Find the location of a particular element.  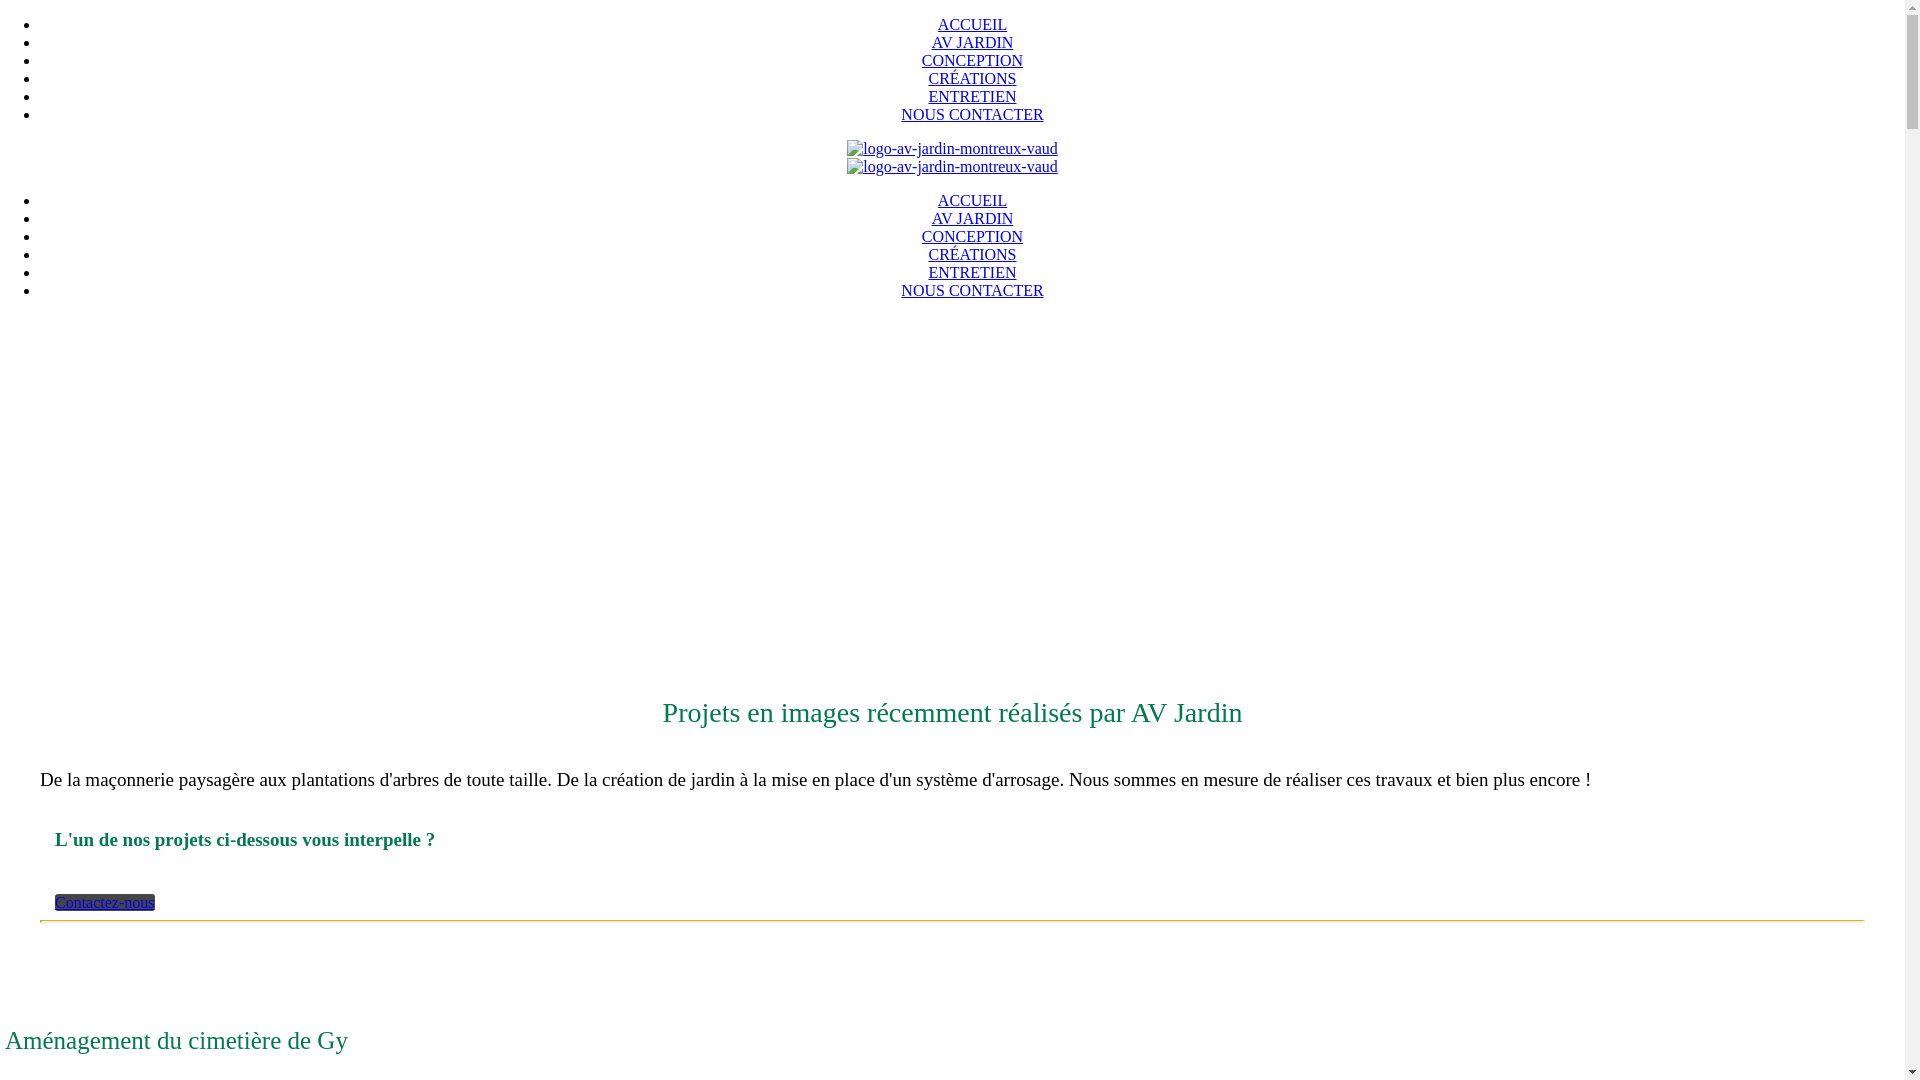

'Contactez-nous' is located at coordinates (104, 902).